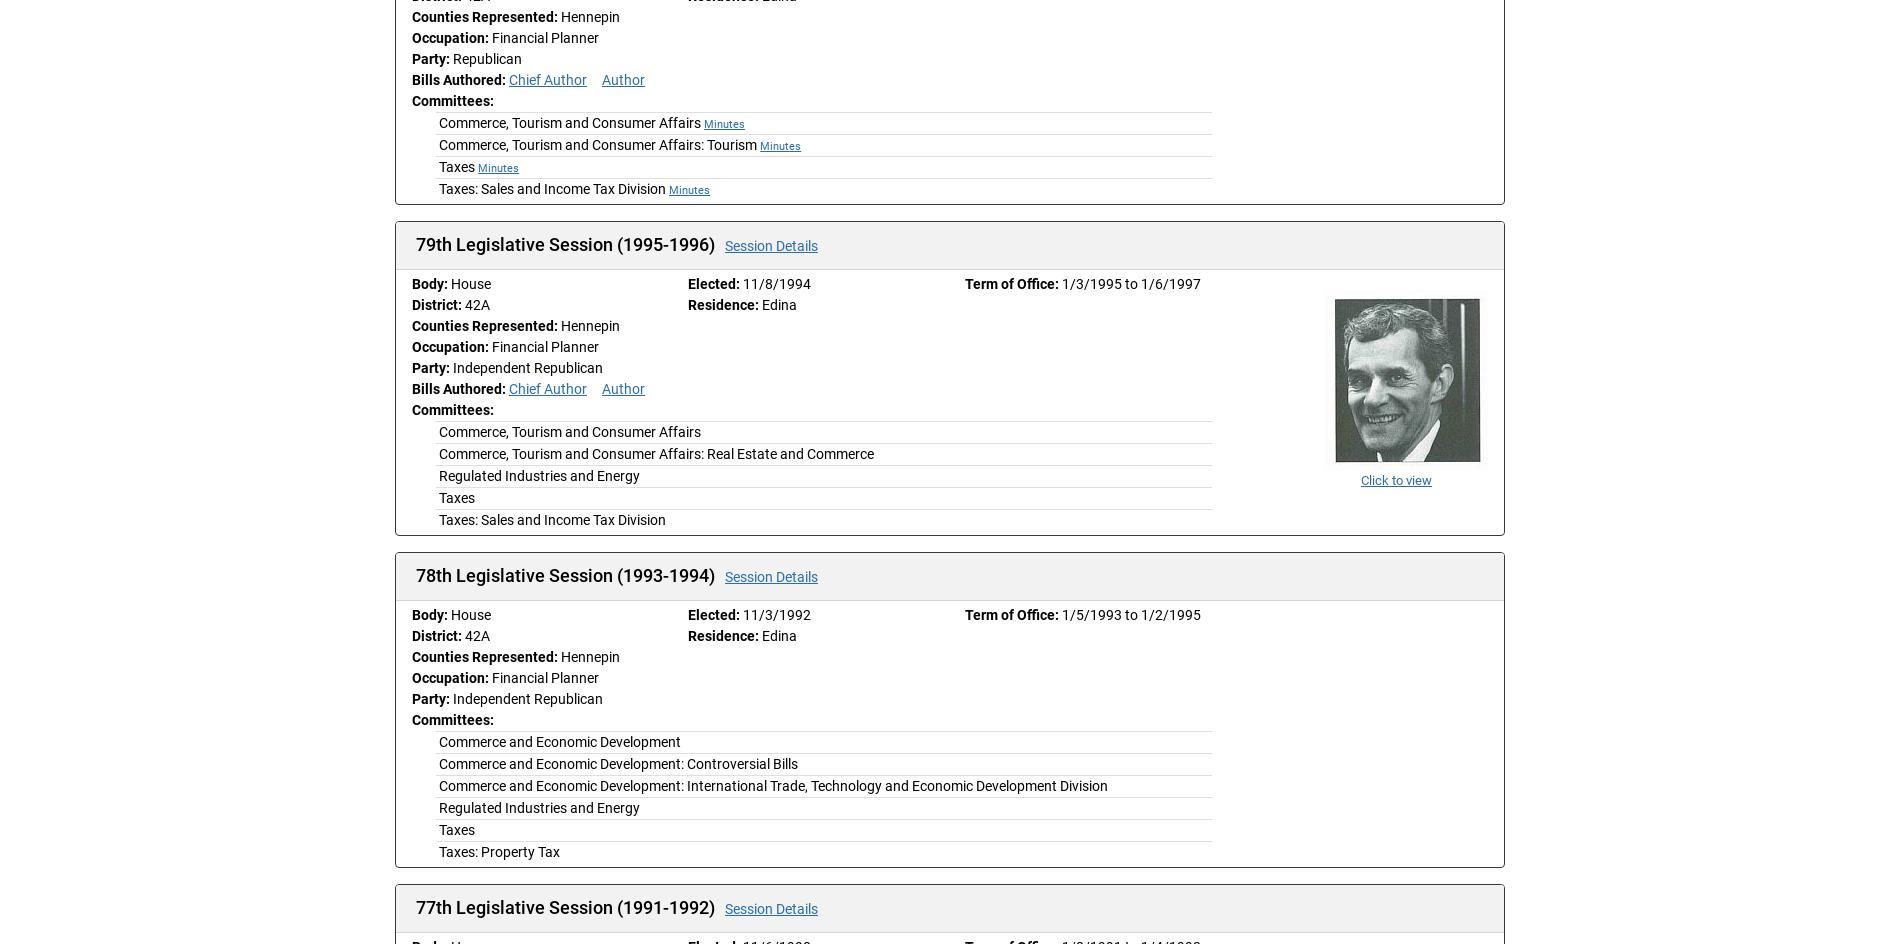 Image resolution: width=1900 pixels, height=944 pixels. Describe the element at coordinates (567, 574) in the screenshot. I see `'78th Legislative Session (1993-1994)'` at that location.